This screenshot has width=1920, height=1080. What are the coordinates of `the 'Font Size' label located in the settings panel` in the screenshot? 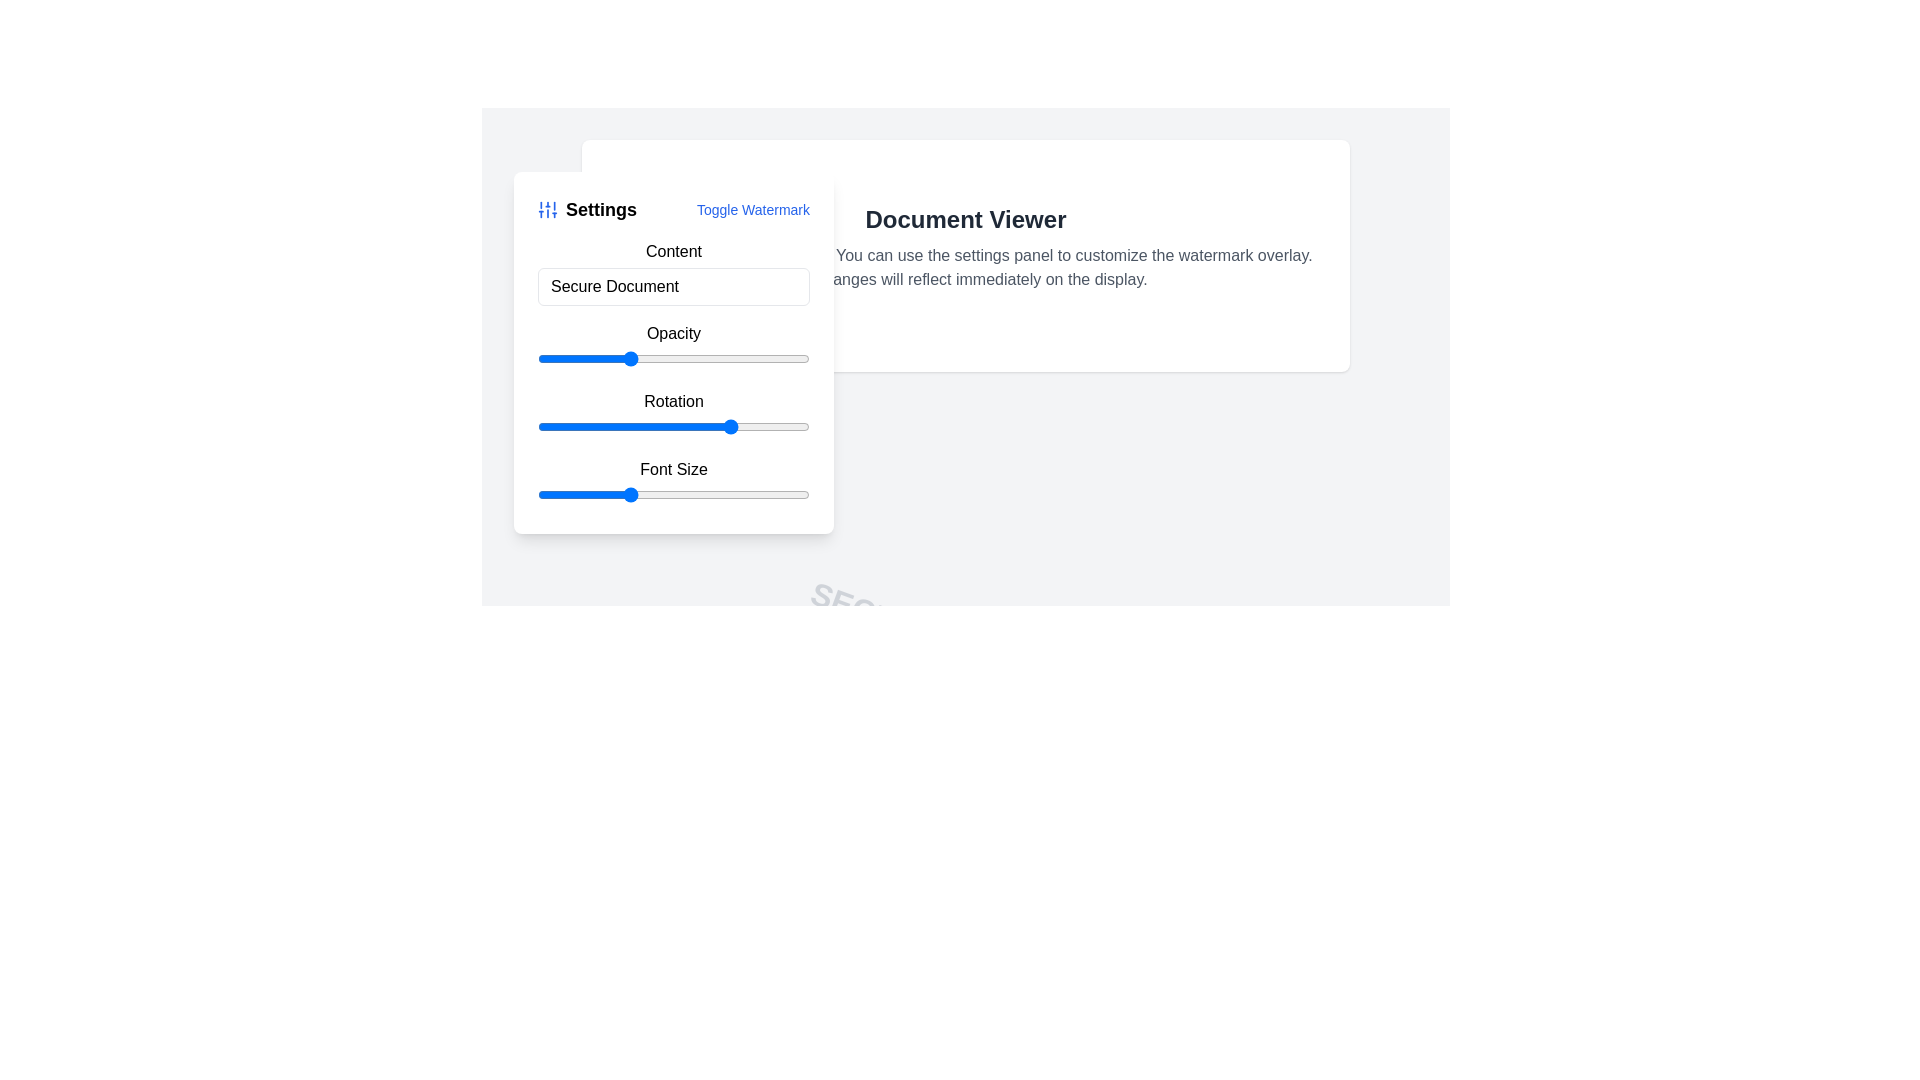 It's located at (673, 470).